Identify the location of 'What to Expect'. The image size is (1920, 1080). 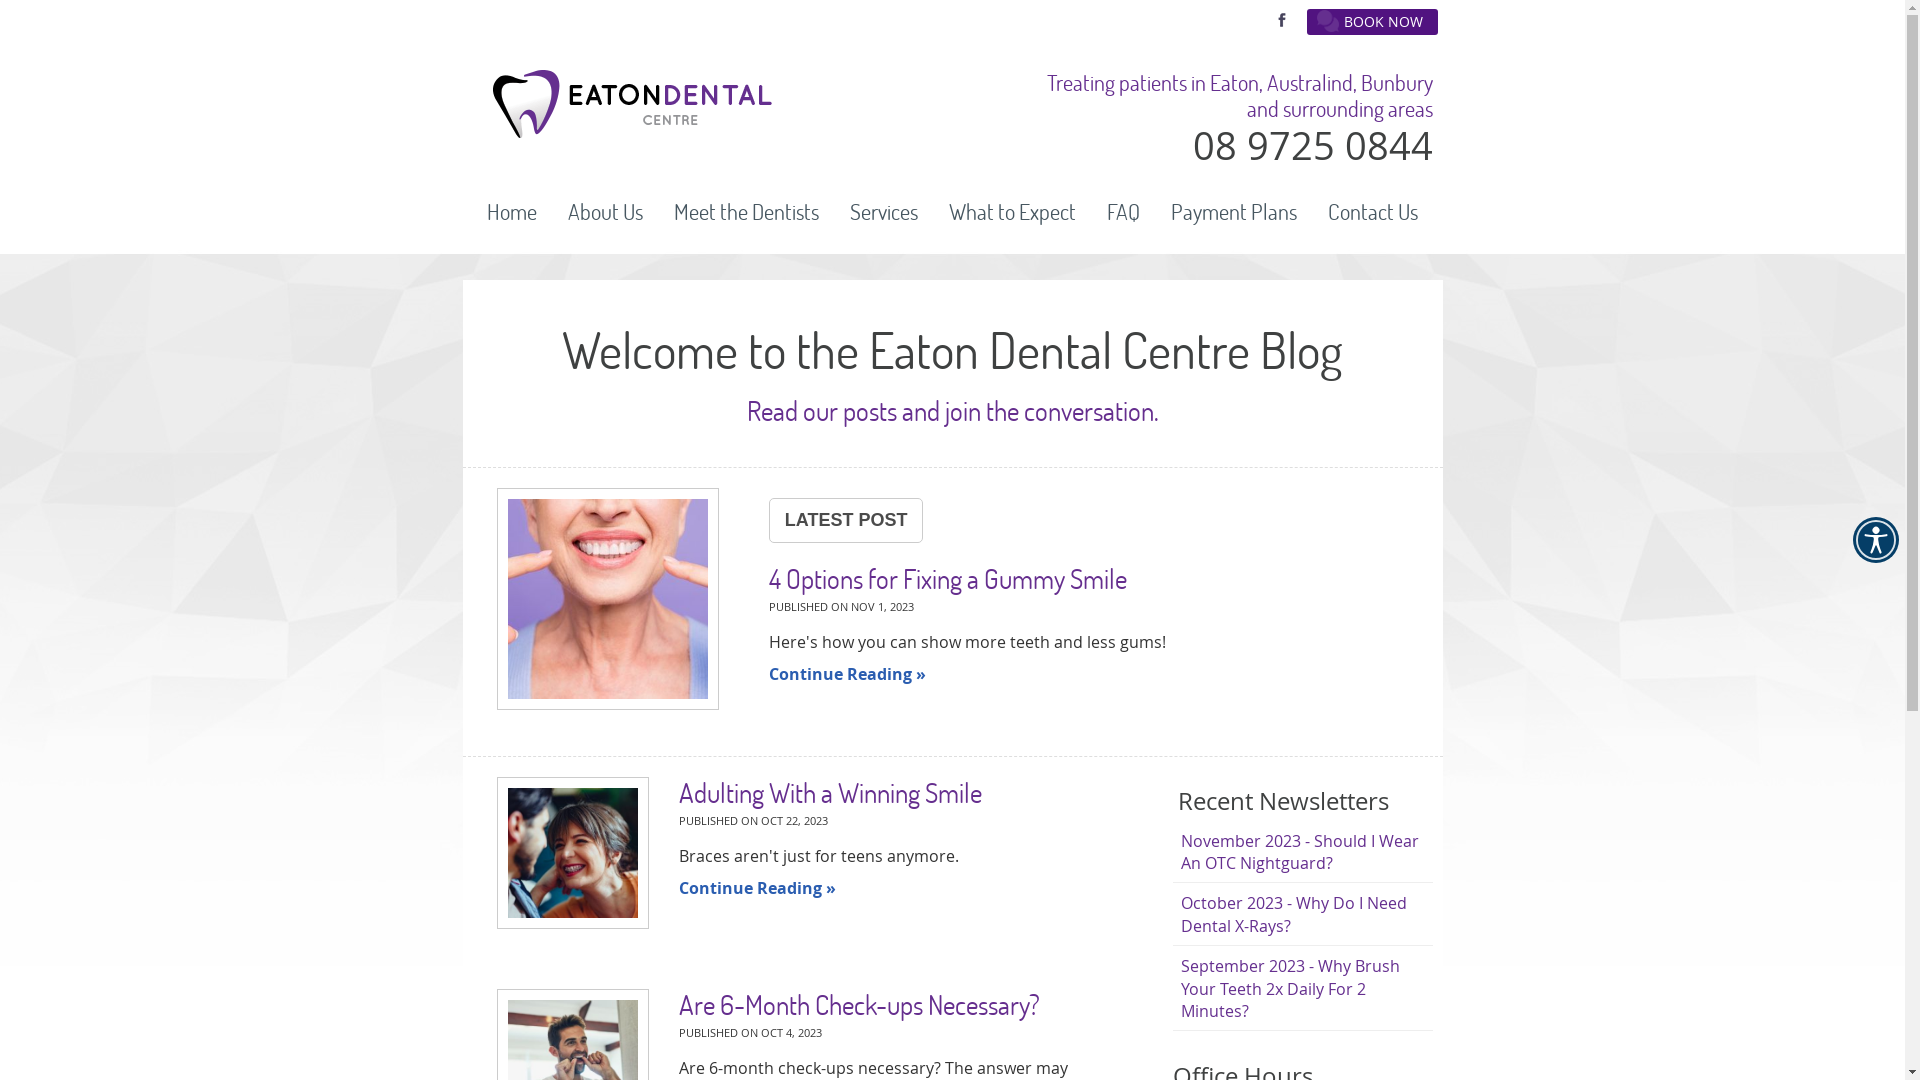
(1012, 212).